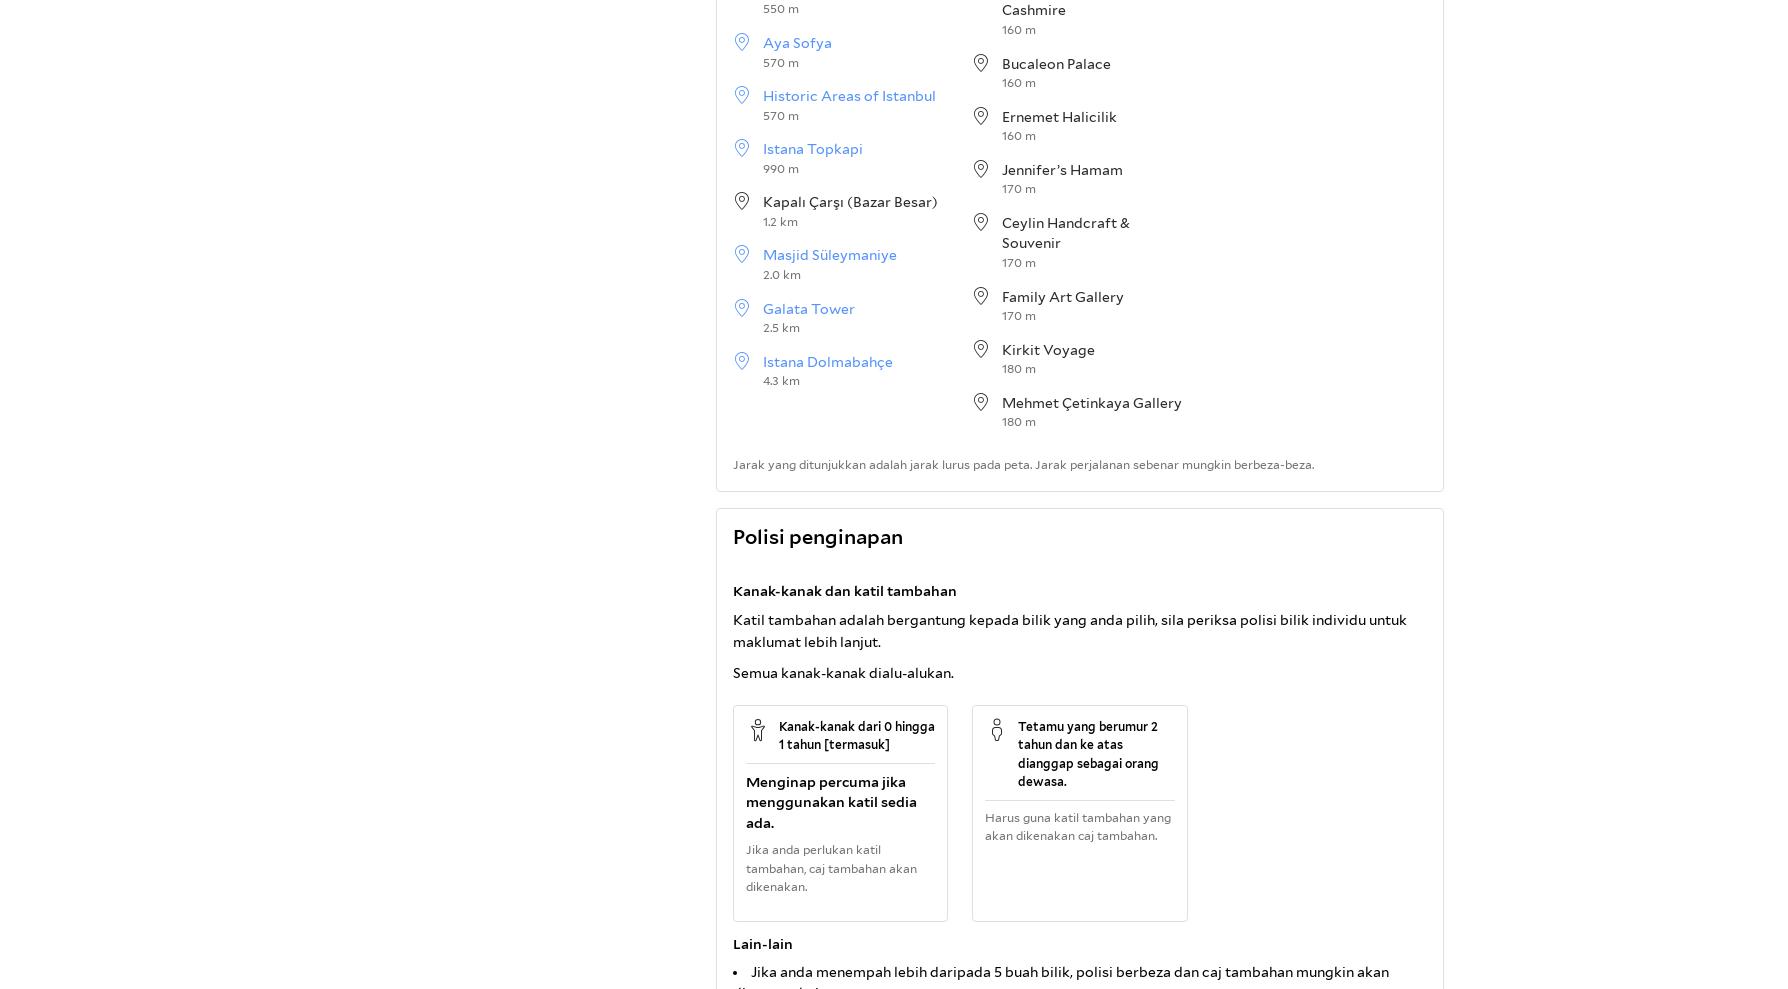 The image size is (1788, 989). Describe the element at coordinates (1059, 115) in the screenshot. I see `'Ernemet Halicilik'` at that location.